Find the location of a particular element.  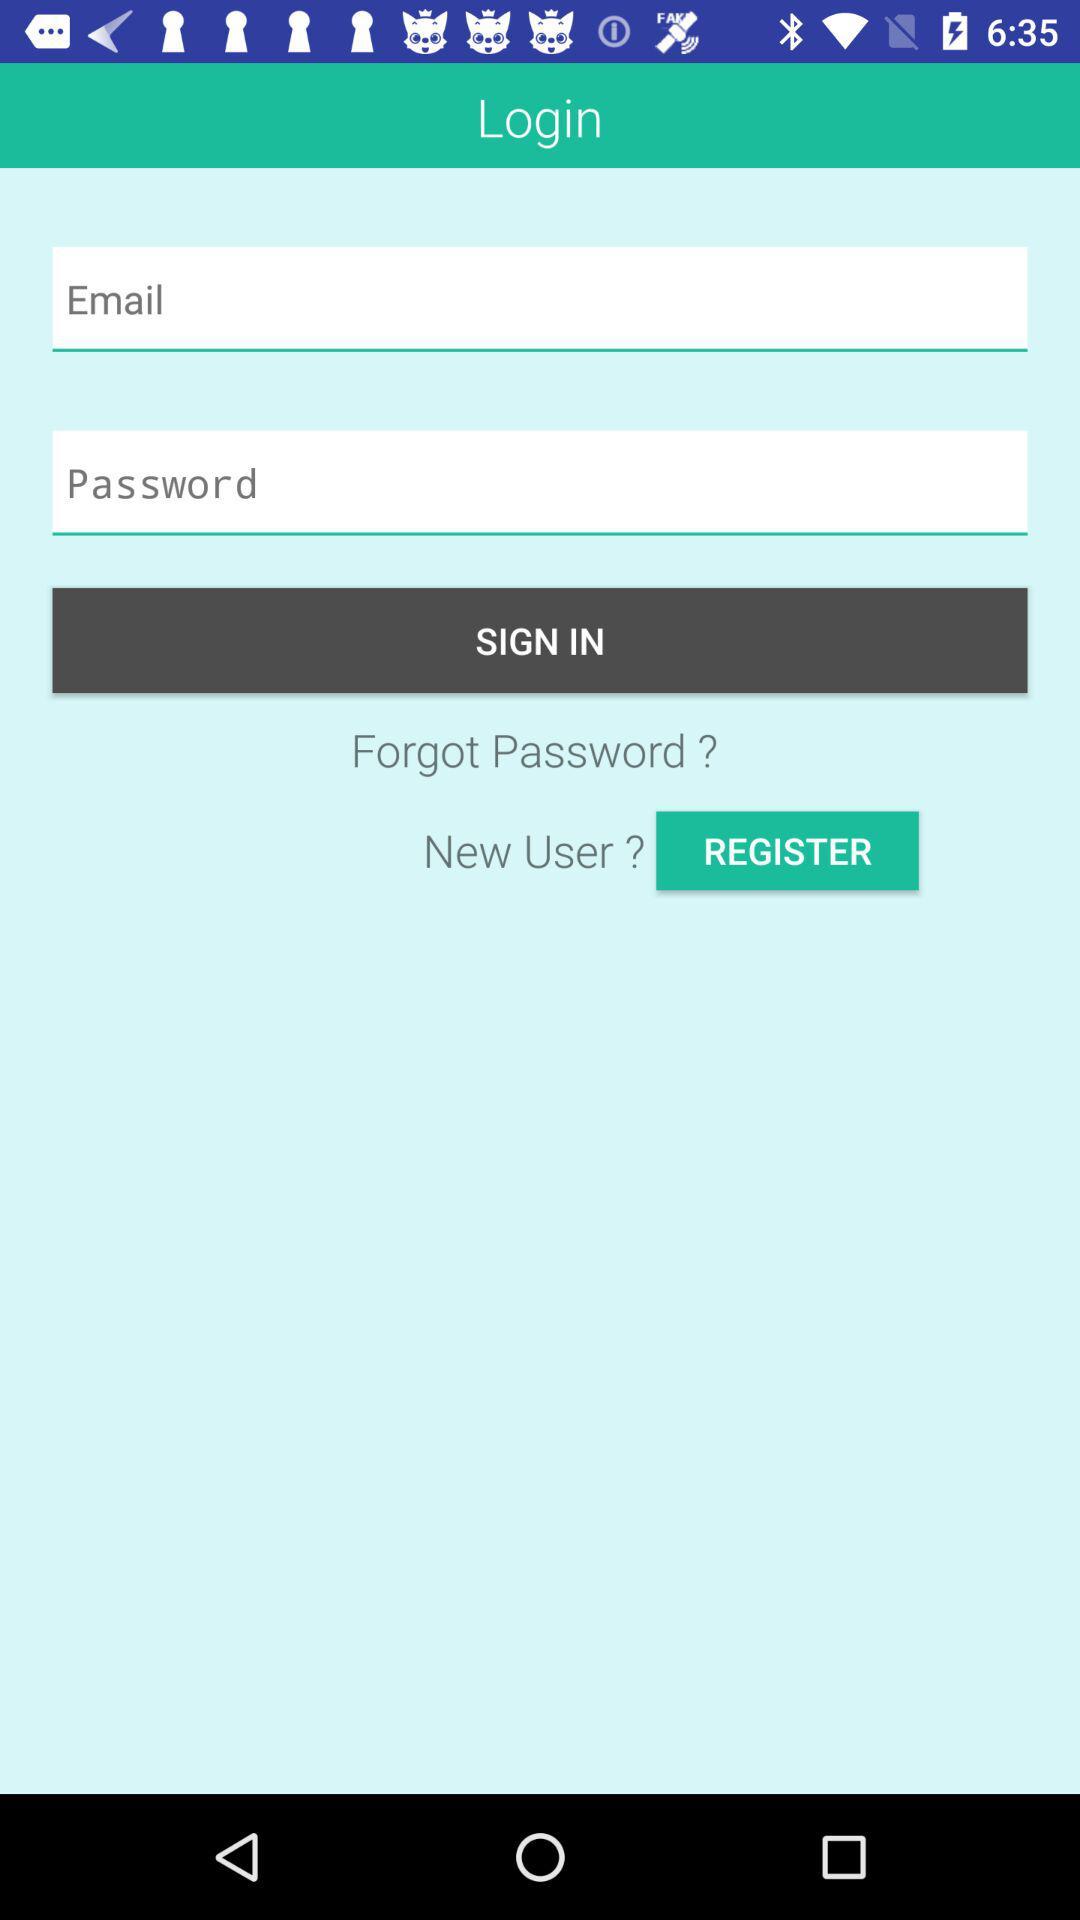

the forgot password ?  icon is located at coordinates (540, 748).